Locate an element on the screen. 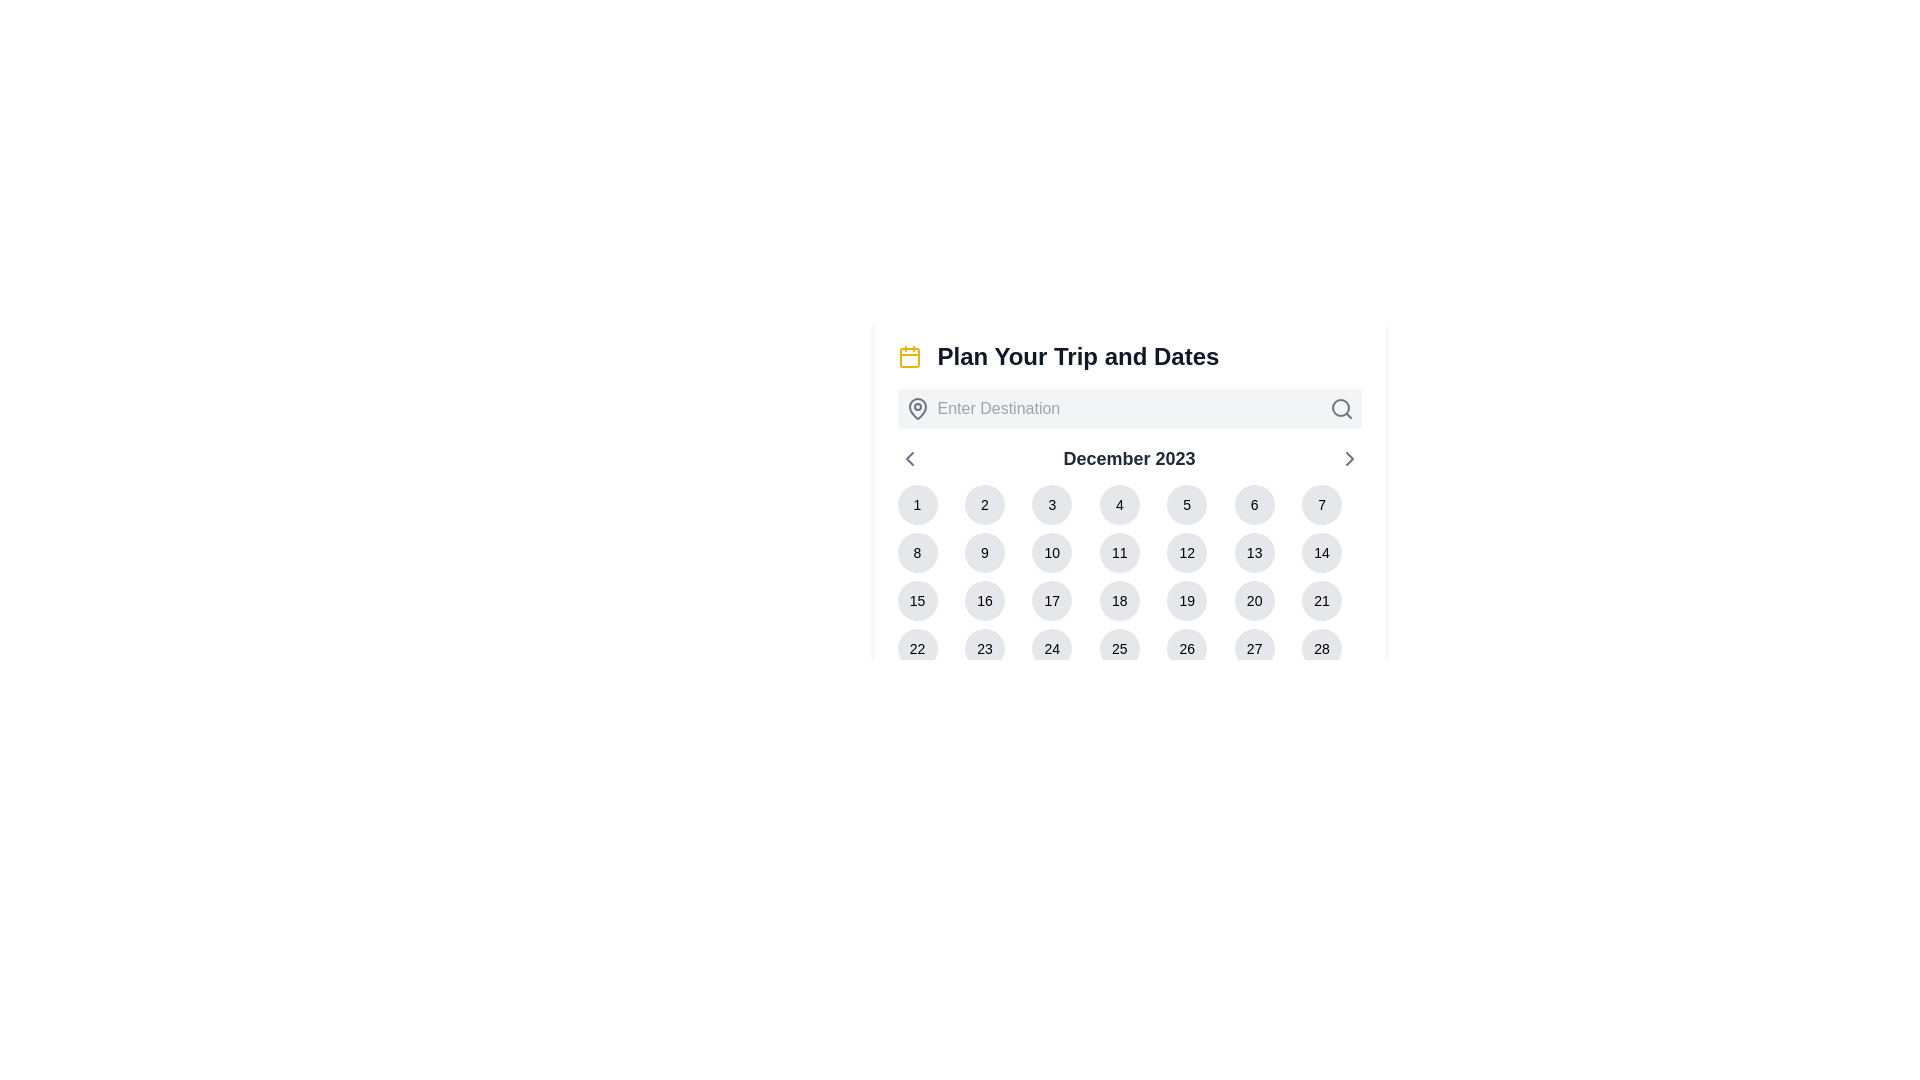 The image size is (1920, 1080). the calendar month in the interactive Calendrical date selection grid titled 'Plan Your Trip and Dates' located in the modal is located at coordinates (1129, 581).